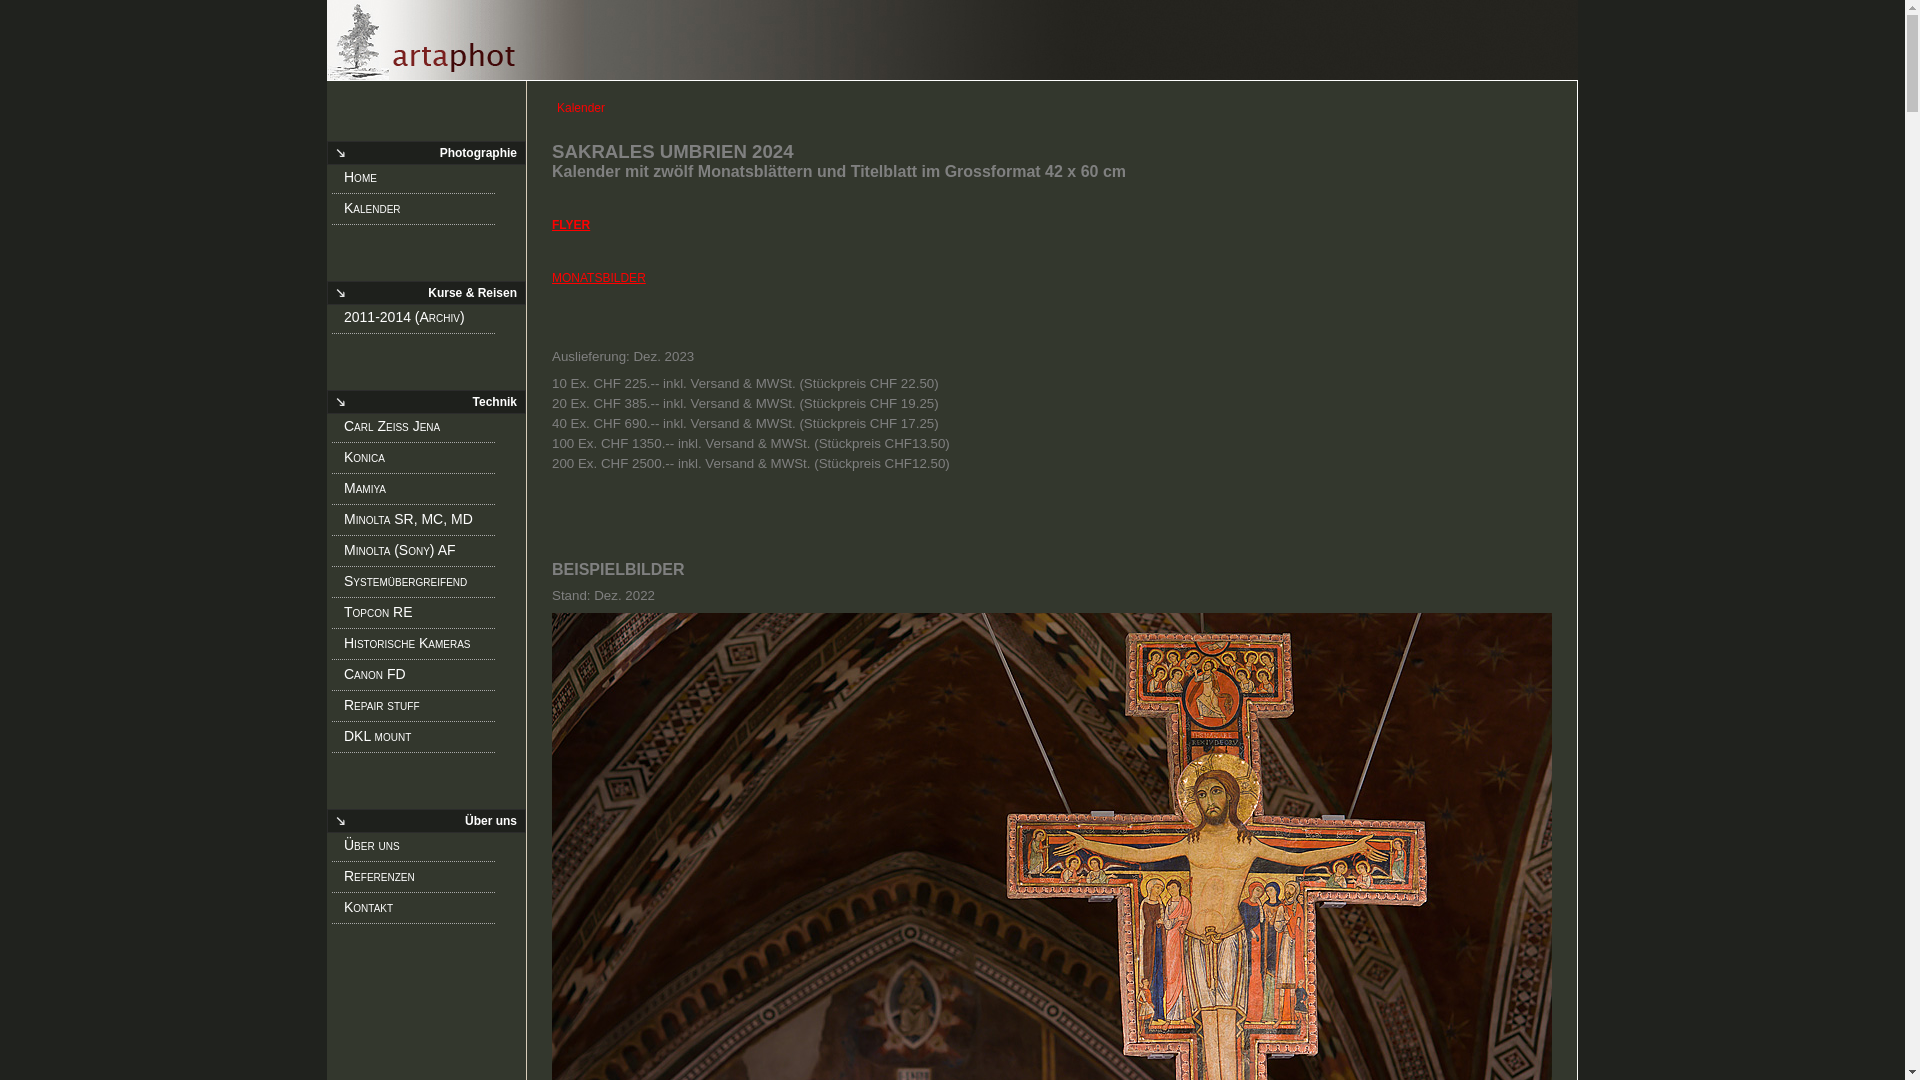 The width and height of the screenshot is (1920, 1080). I want to click on 'Canon FD', so click(419, 677).